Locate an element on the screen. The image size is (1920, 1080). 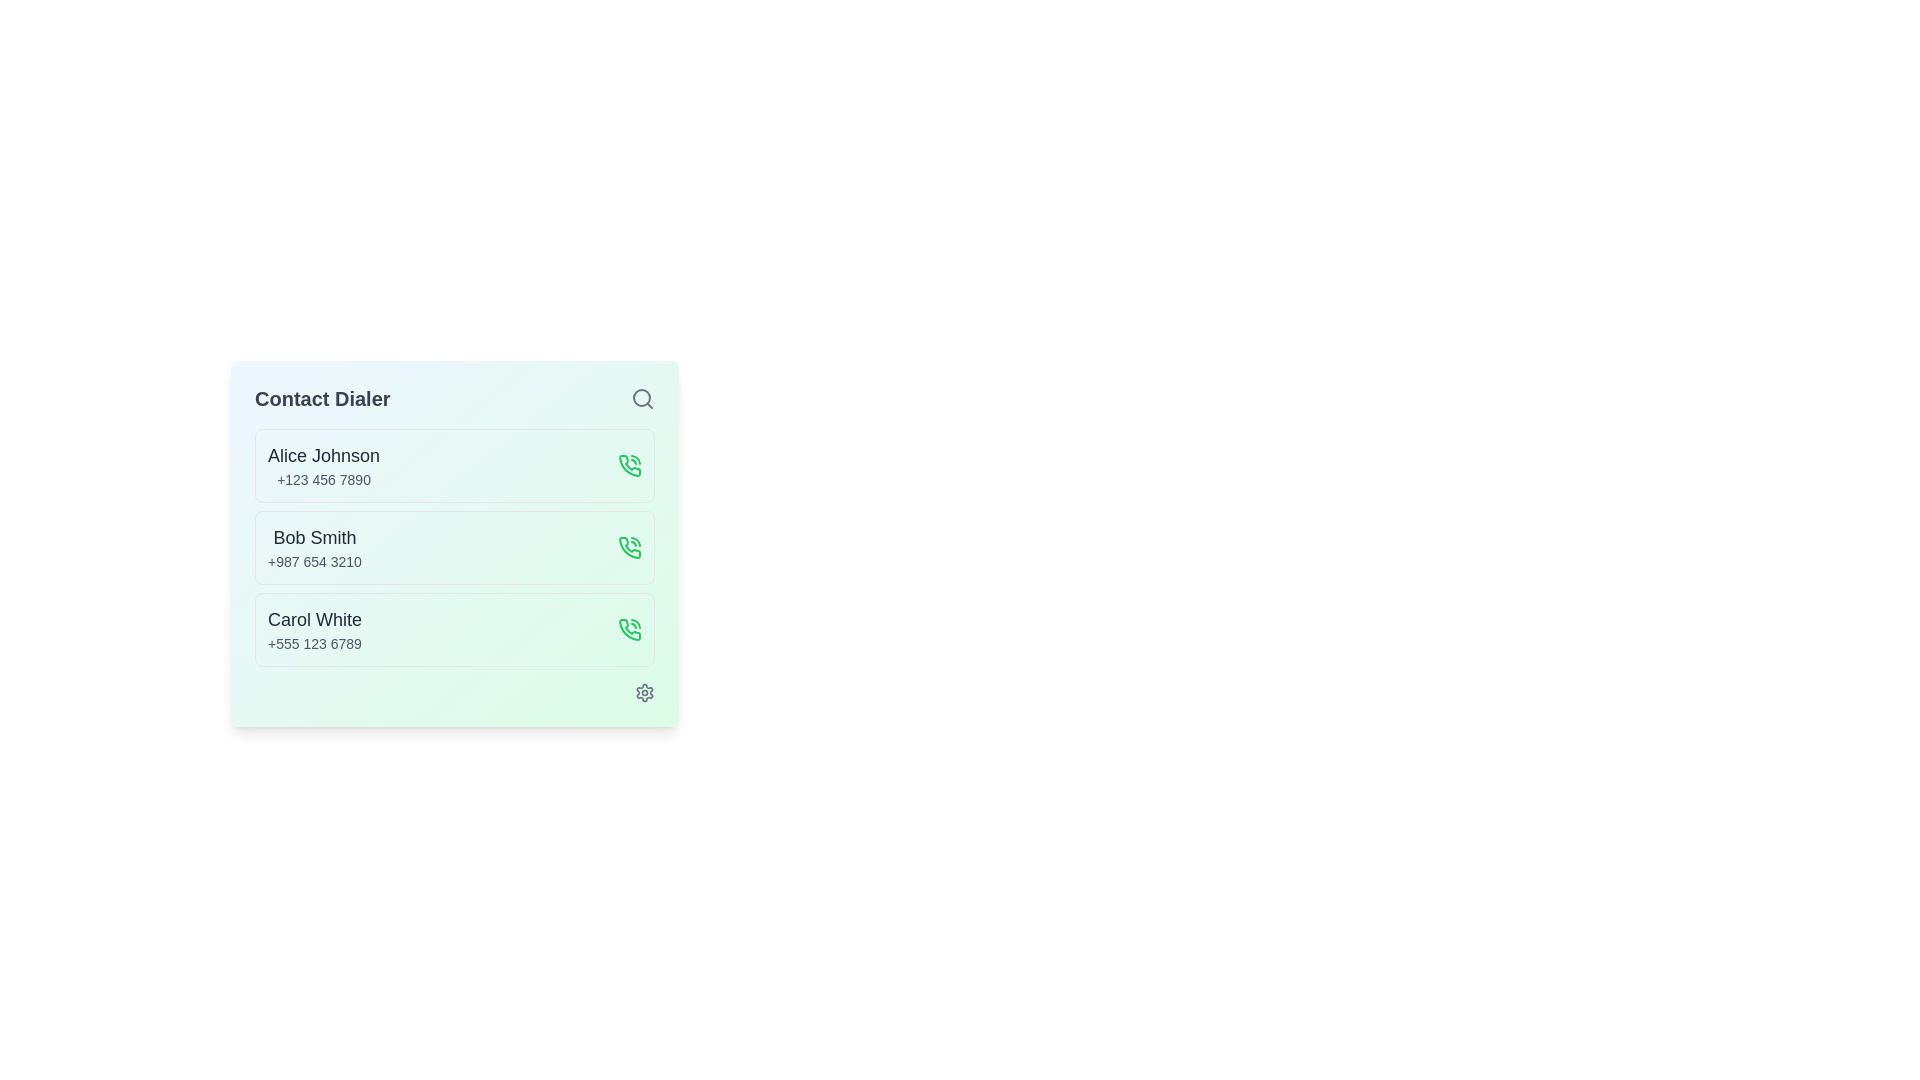
the static text label that displays 'Contact Dialer', which is bold and large-sized, located at the top-left corner of the interface is located at coordinates (322, 398).